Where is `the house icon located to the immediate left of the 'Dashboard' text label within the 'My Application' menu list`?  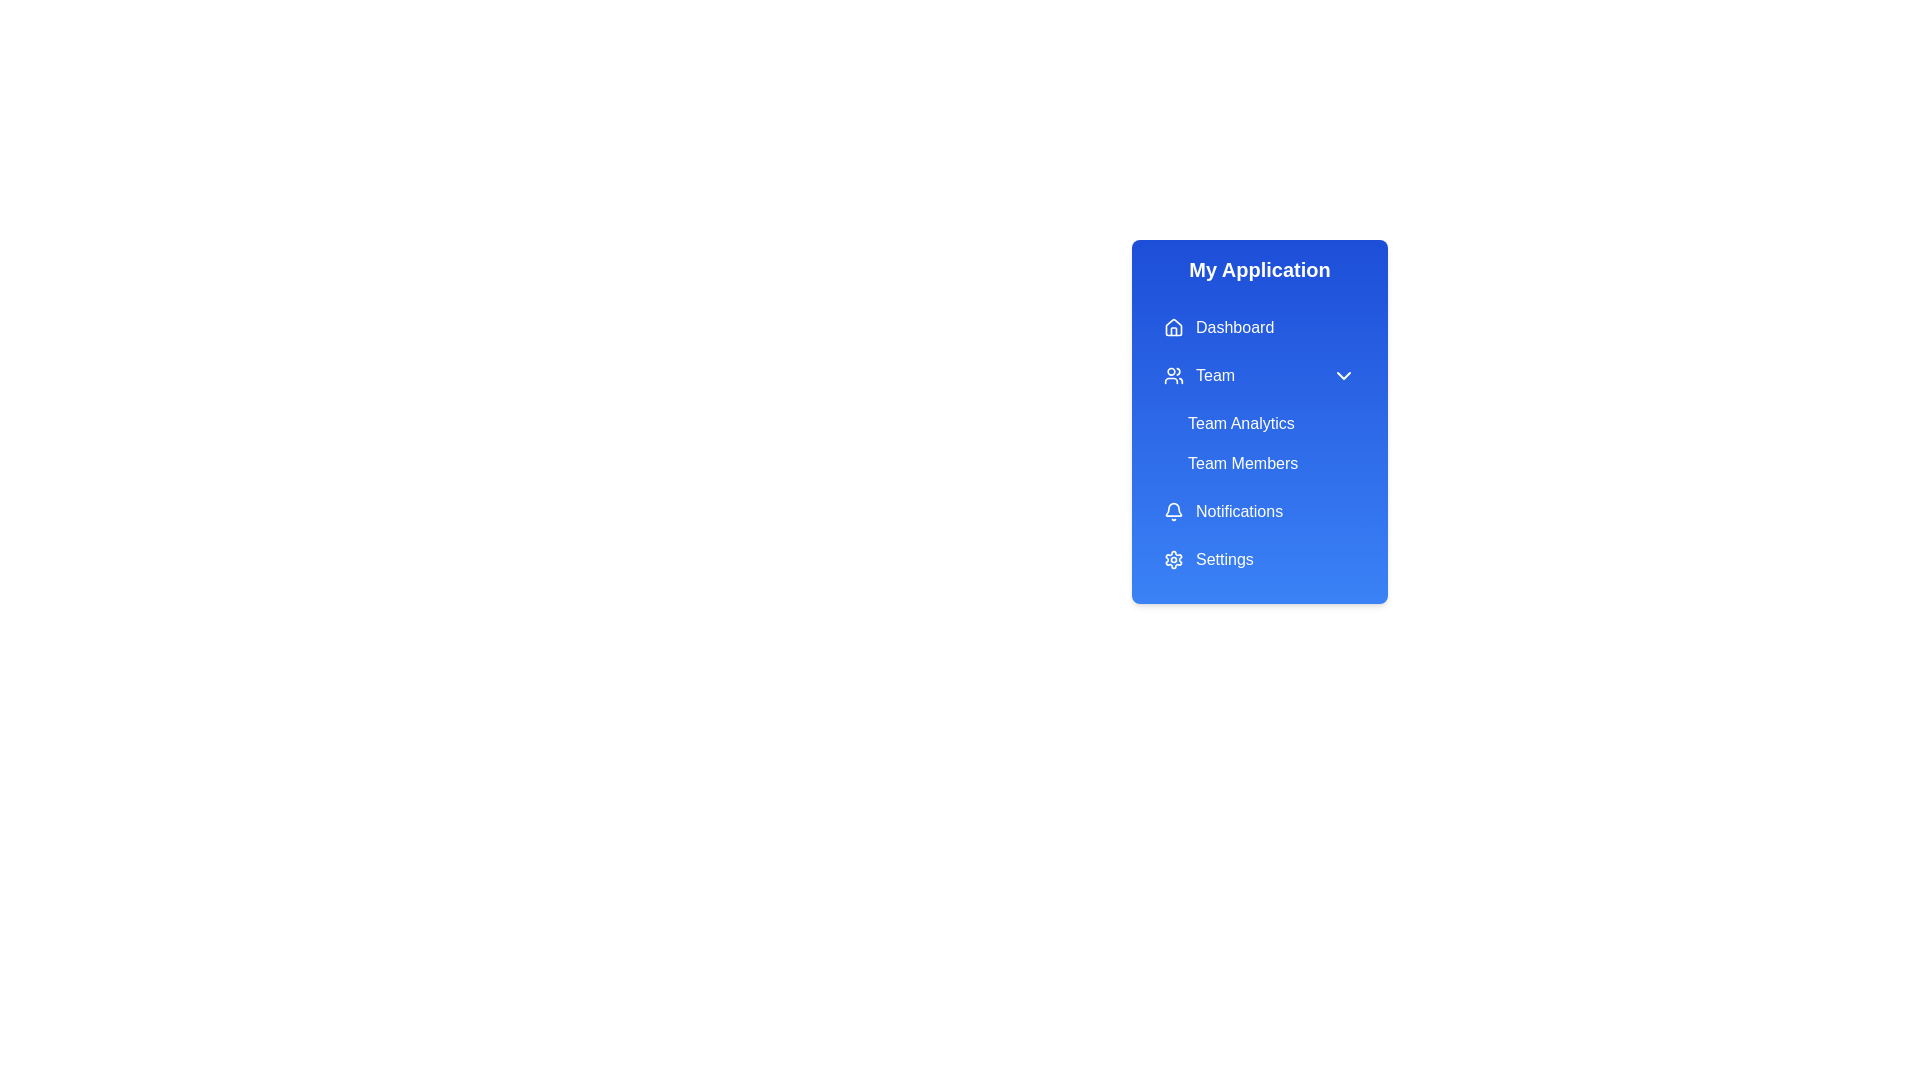 the house icon located to the immediate left of the 'Dashboard' text label within the 'My Application' menu list is located at coordinates (1174, 326).